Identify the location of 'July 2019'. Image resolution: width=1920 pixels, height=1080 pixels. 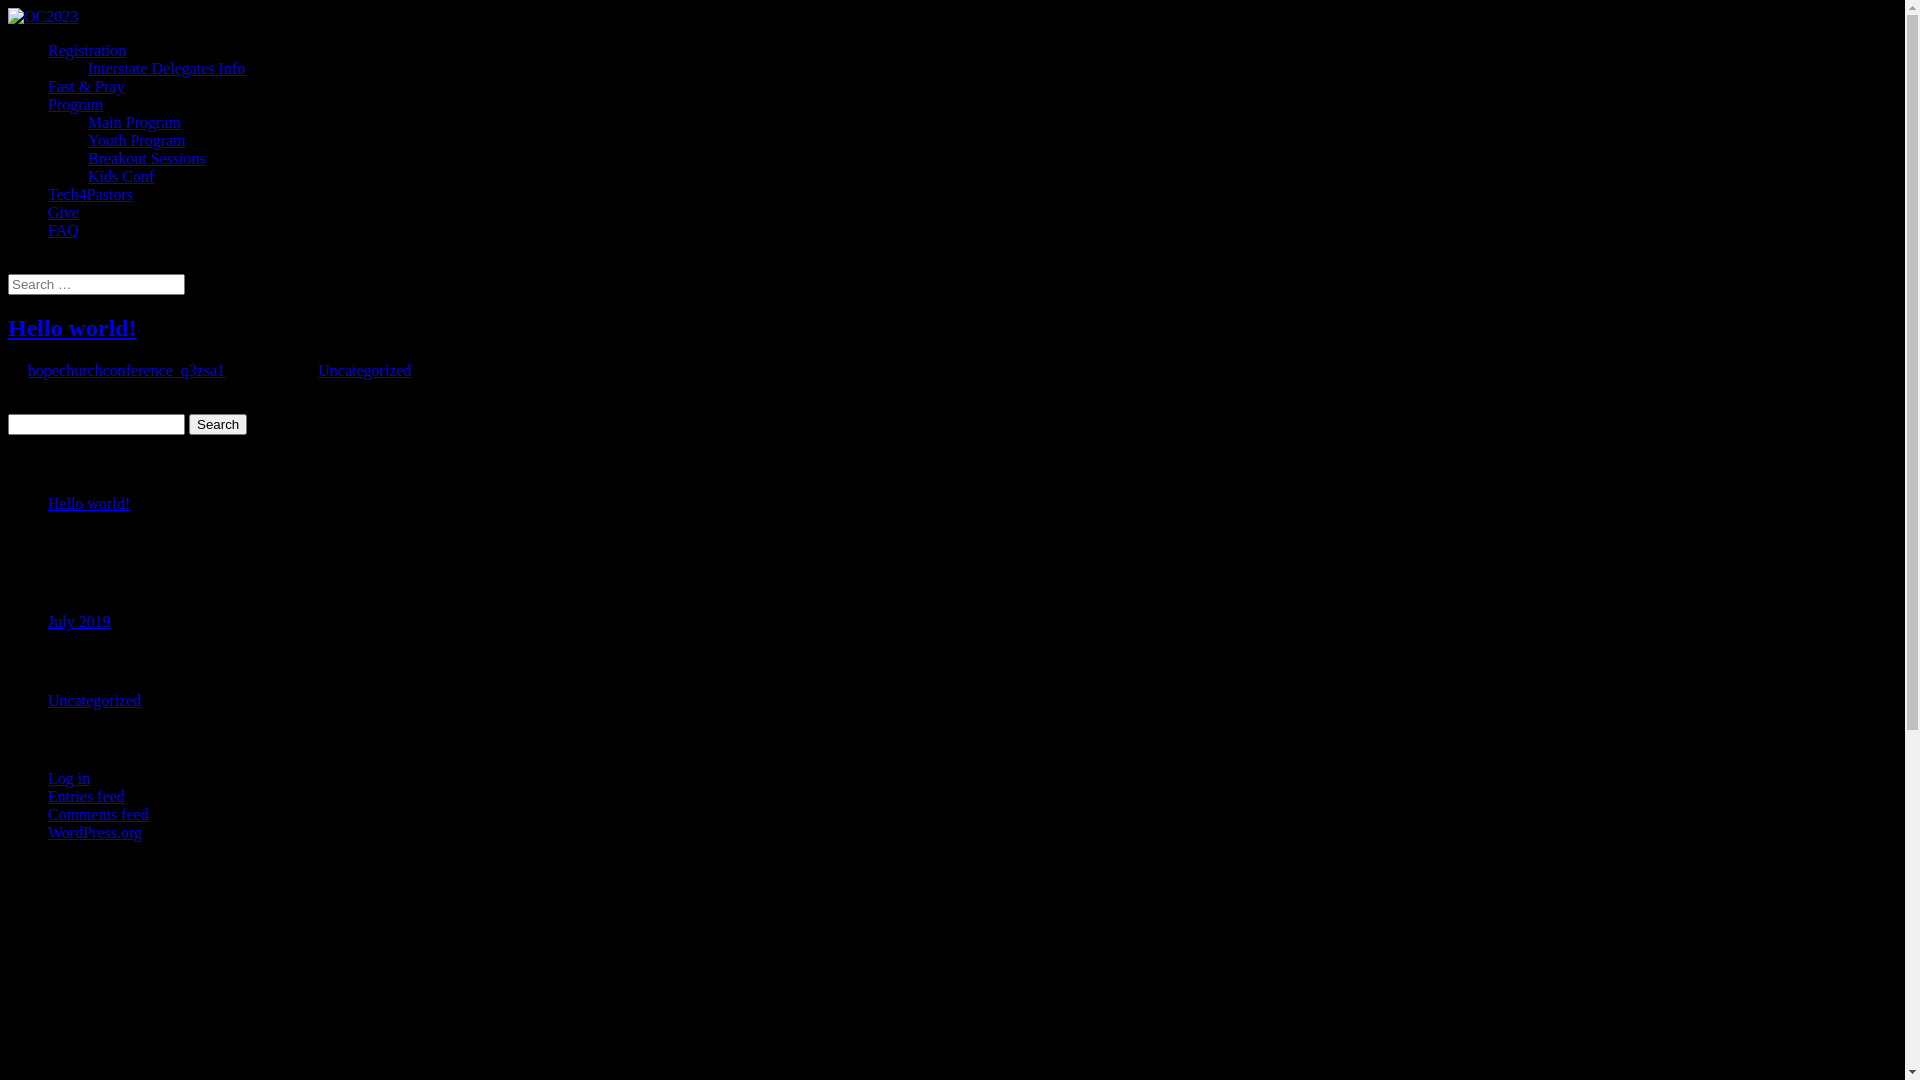
(48, 620).